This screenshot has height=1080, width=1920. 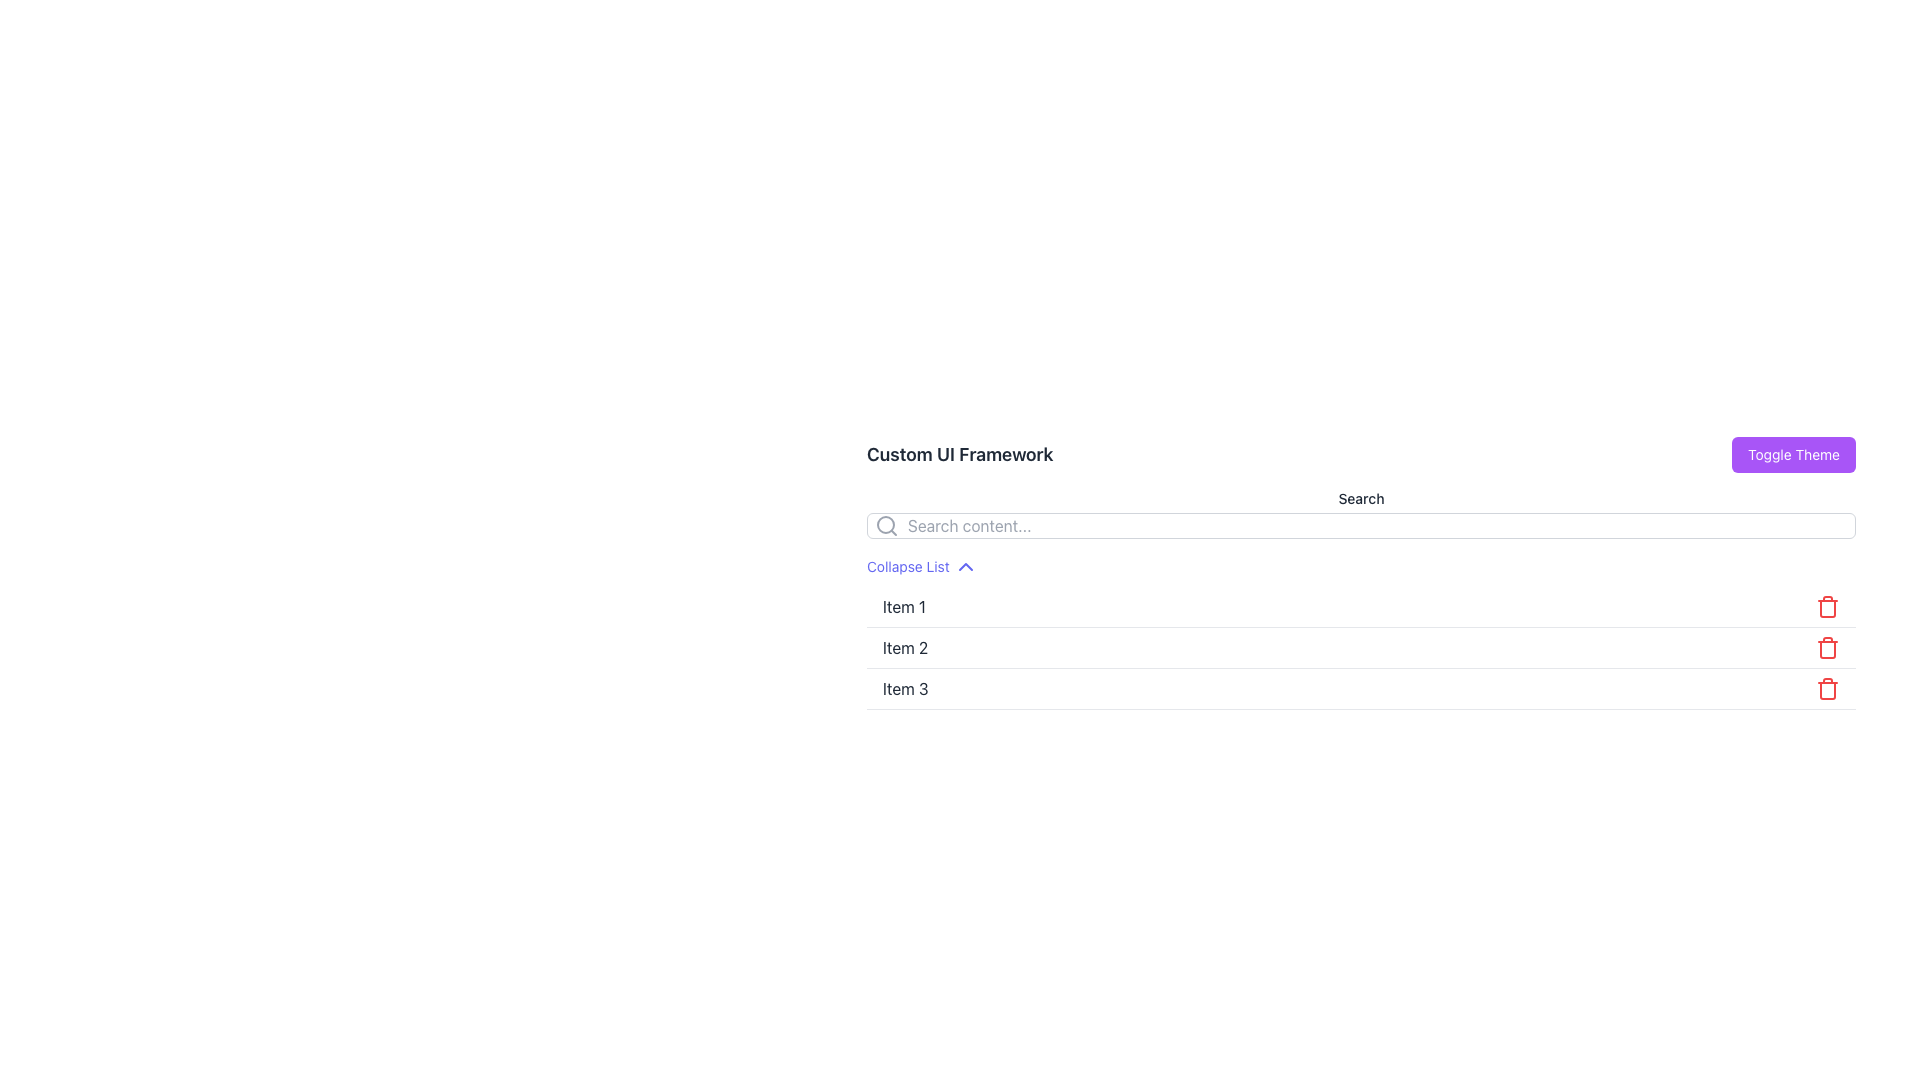 I want to click on the search input field, which is a rounded rectangle with a gray border and a placeholder text 'Search content...', by pressing the tab key, so click(x=1360, y=524).